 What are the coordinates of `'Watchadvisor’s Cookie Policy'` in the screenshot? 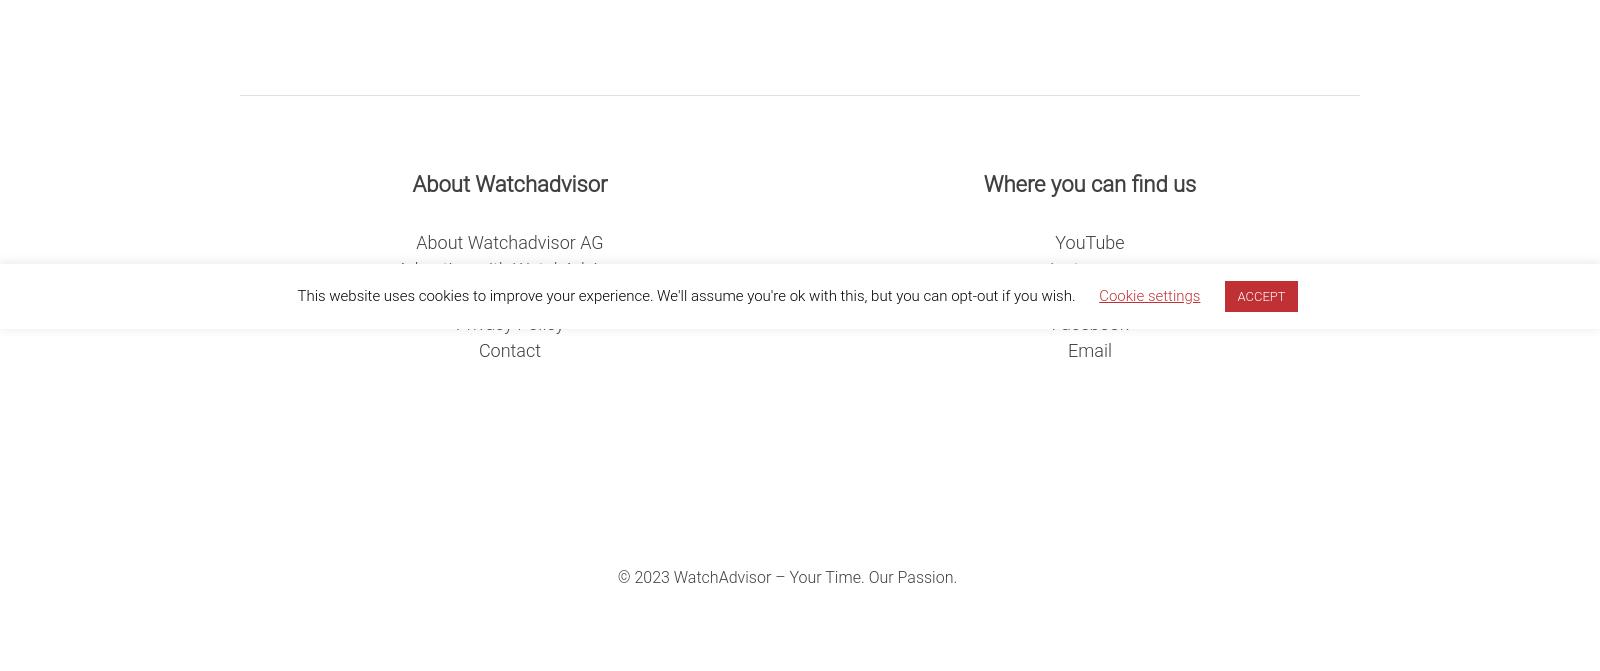 It's located at (508, 295).